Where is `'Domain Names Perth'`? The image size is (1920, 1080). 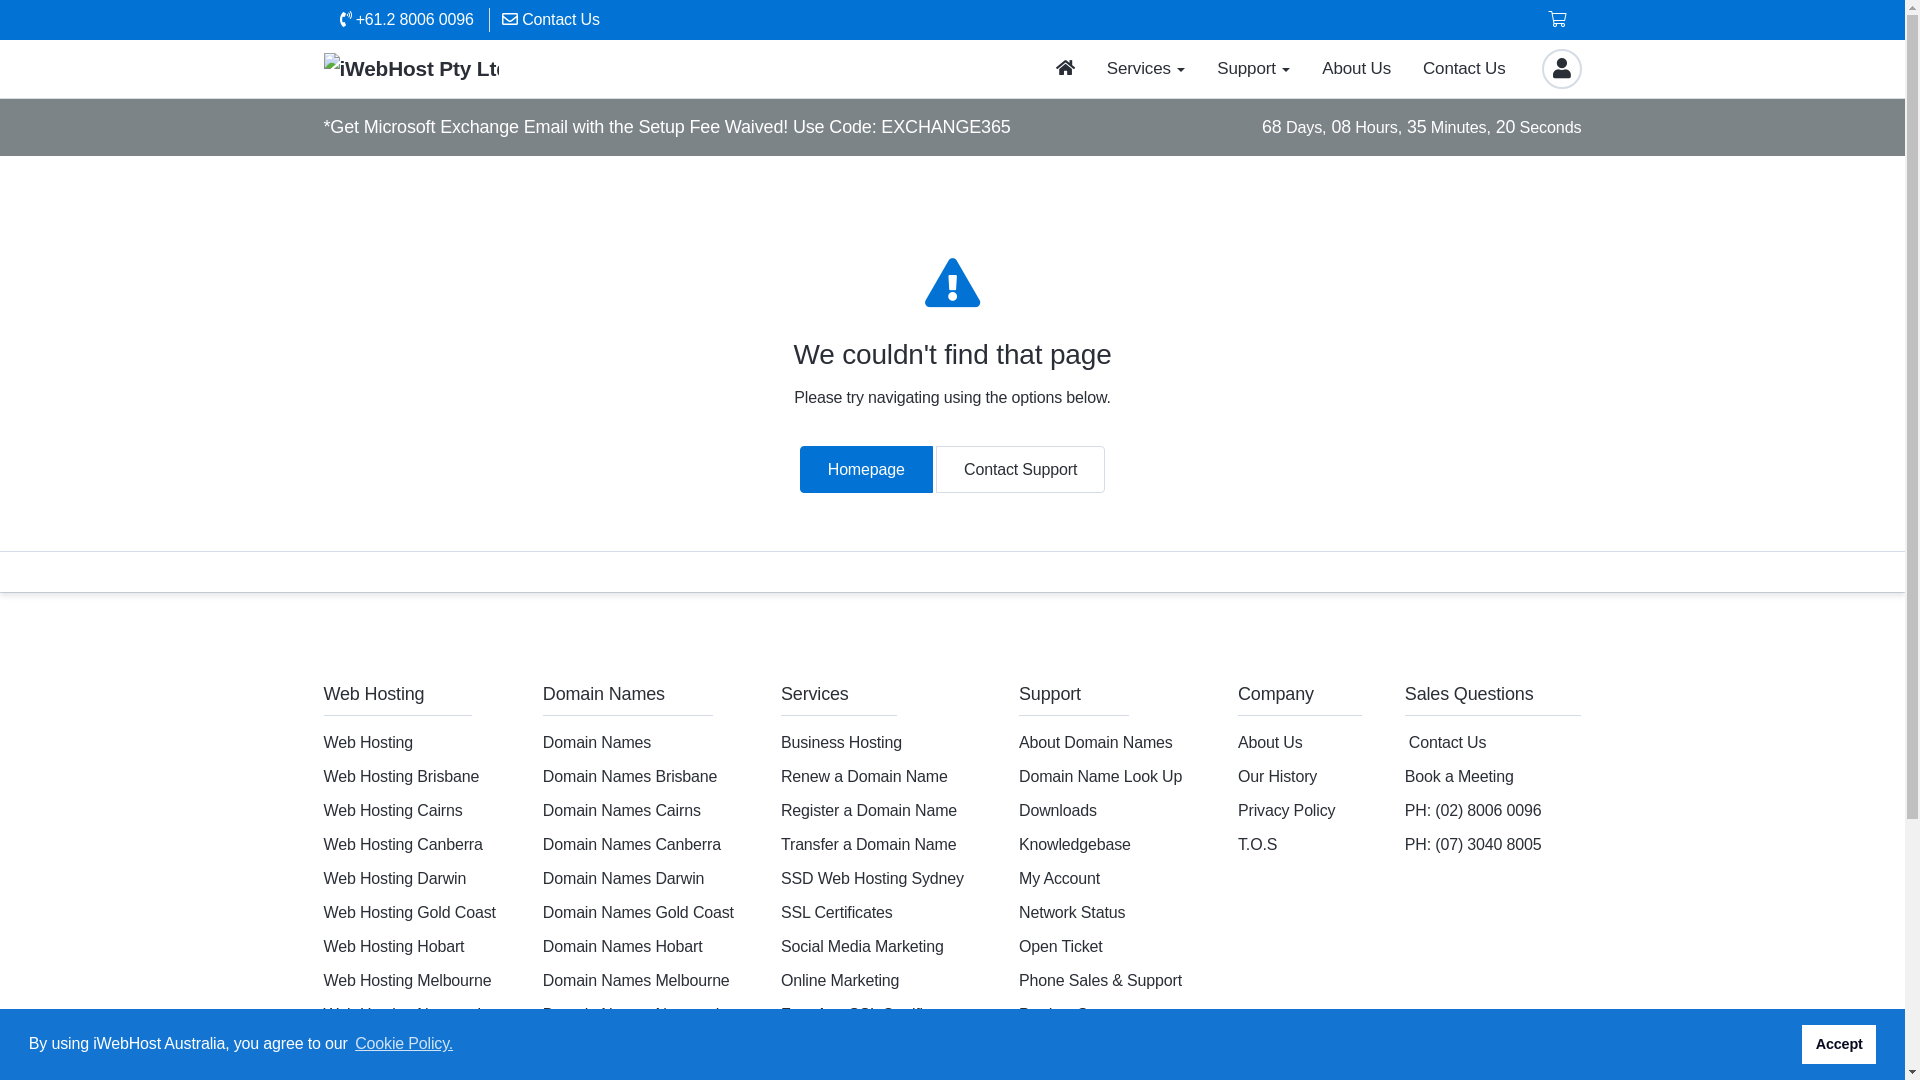 'Domain Names Perth' is located at coordinates (617, 1047).